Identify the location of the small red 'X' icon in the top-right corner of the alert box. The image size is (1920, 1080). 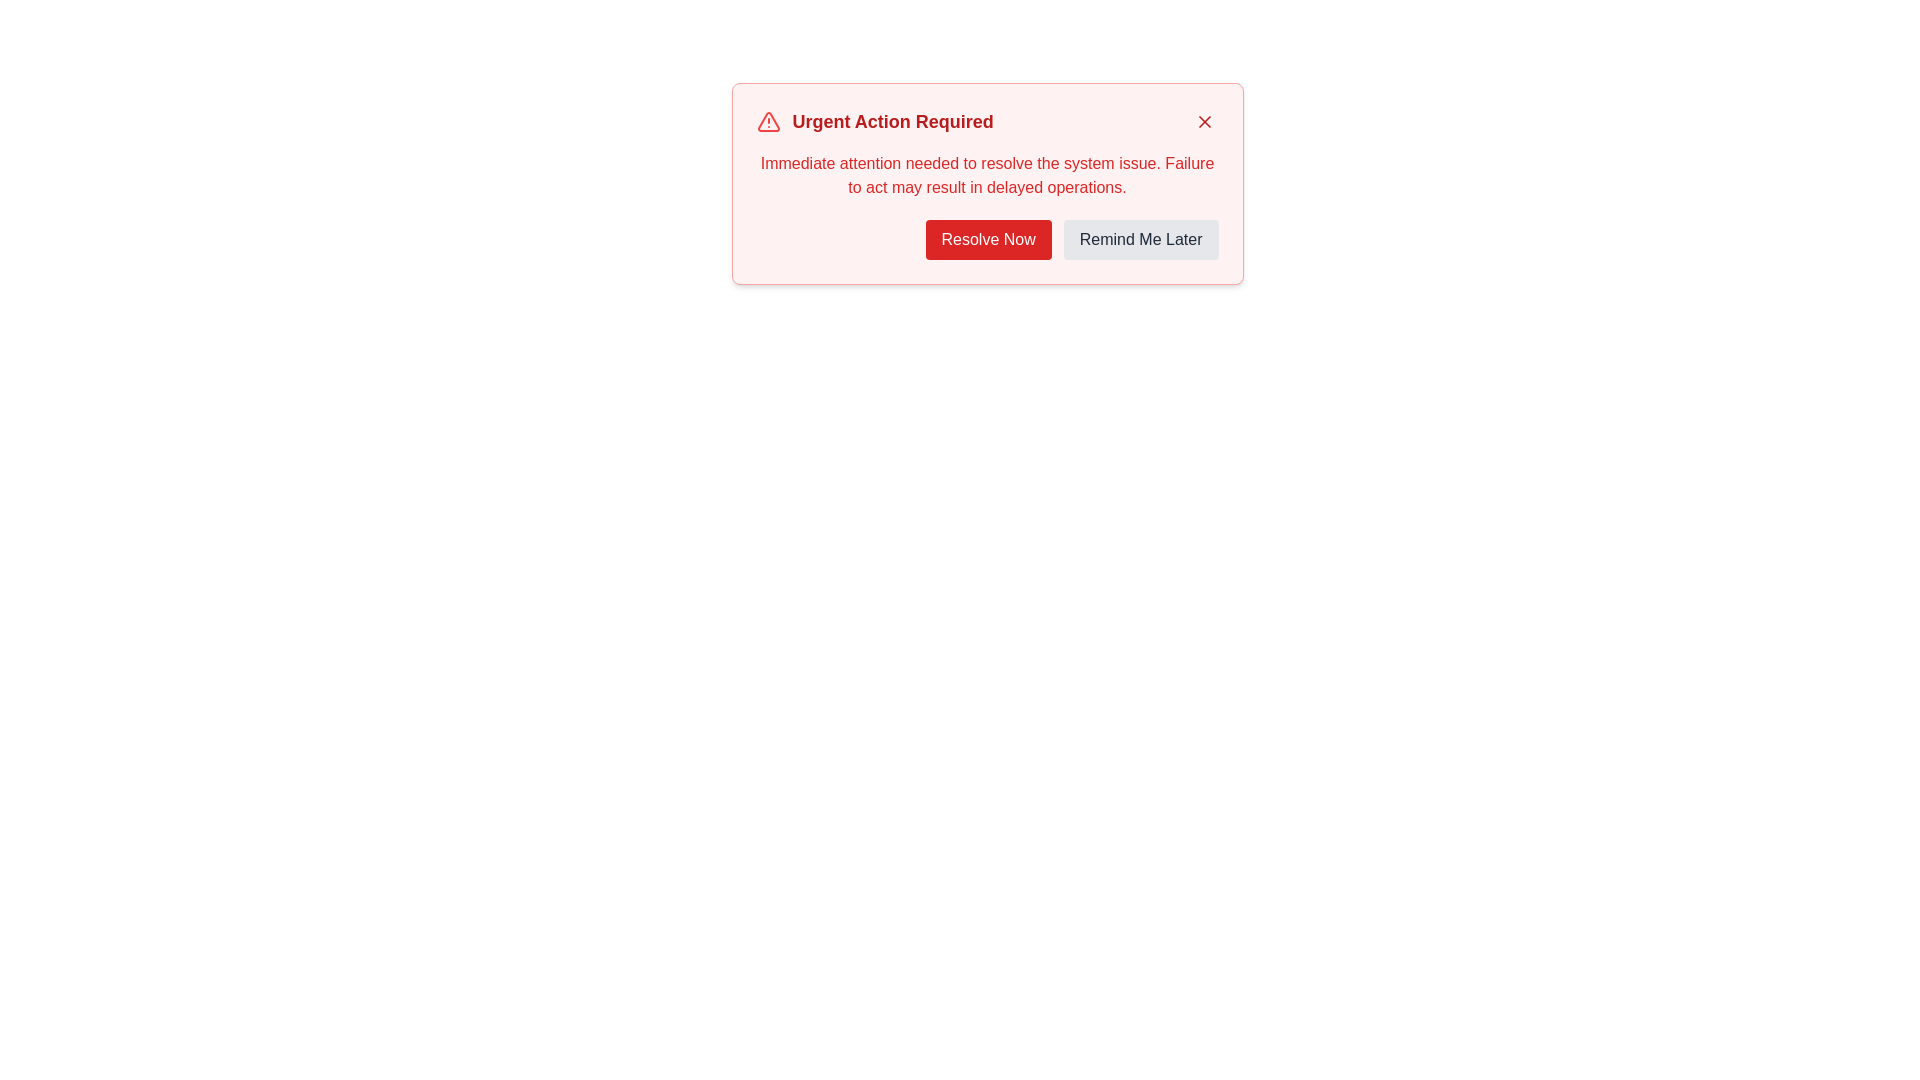
(1203, 122).